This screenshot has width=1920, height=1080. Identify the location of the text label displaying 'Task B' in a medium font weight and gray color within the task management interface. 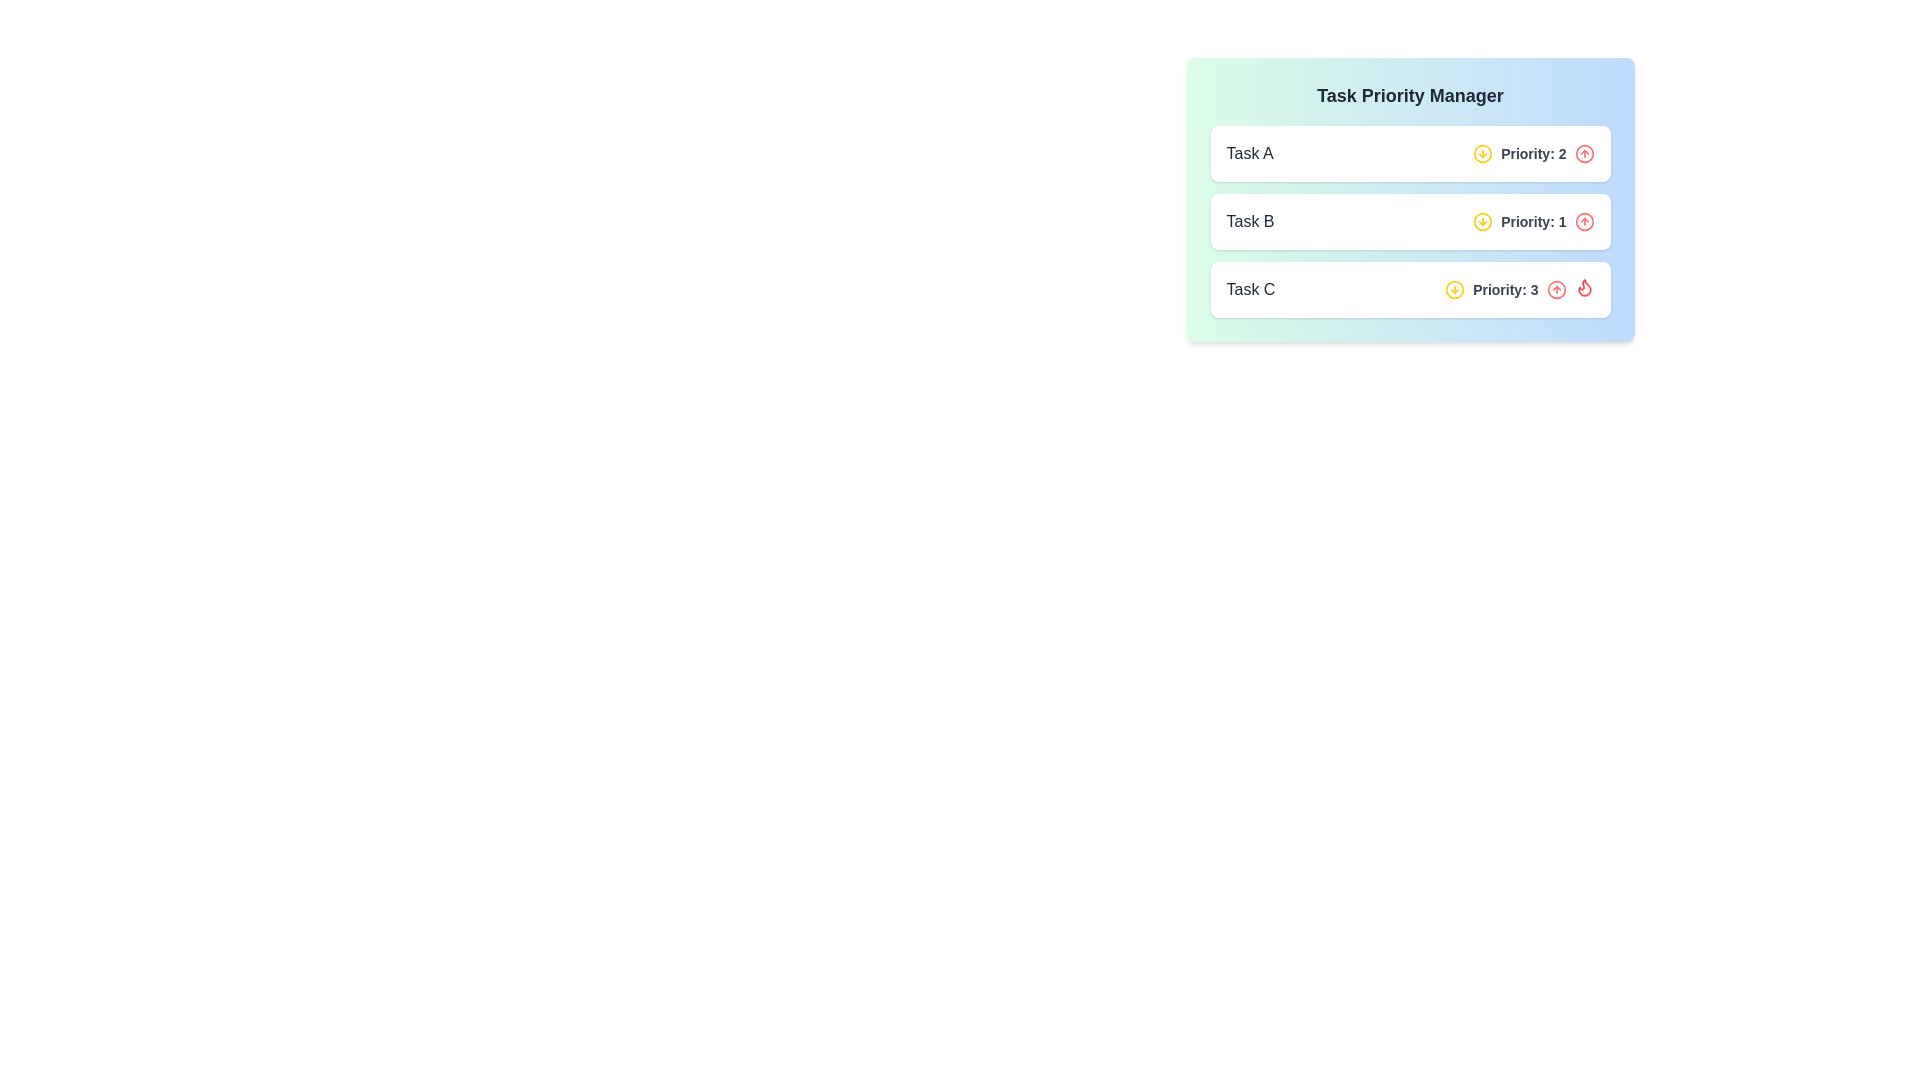
(1249, 222).